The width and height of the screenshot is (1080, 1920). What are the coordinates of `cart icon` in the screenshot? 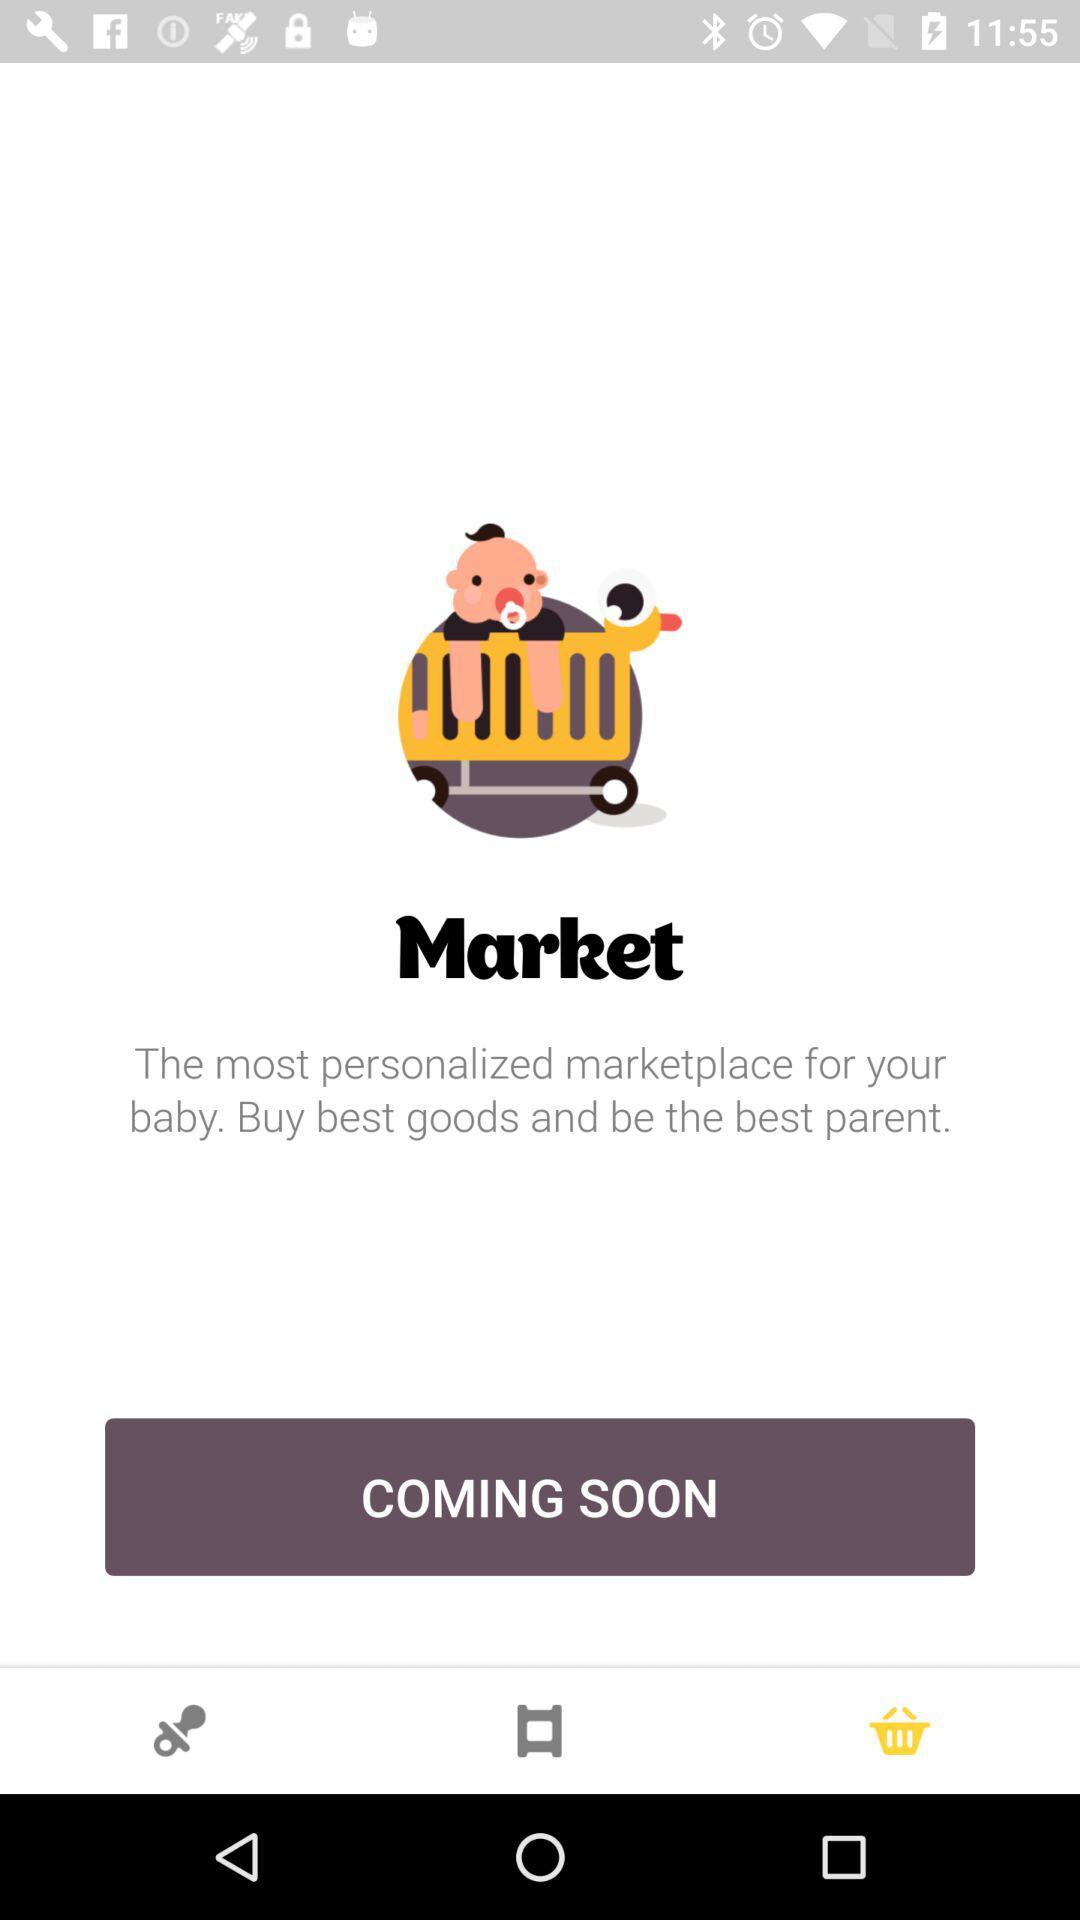 It's located at (898, 1730).